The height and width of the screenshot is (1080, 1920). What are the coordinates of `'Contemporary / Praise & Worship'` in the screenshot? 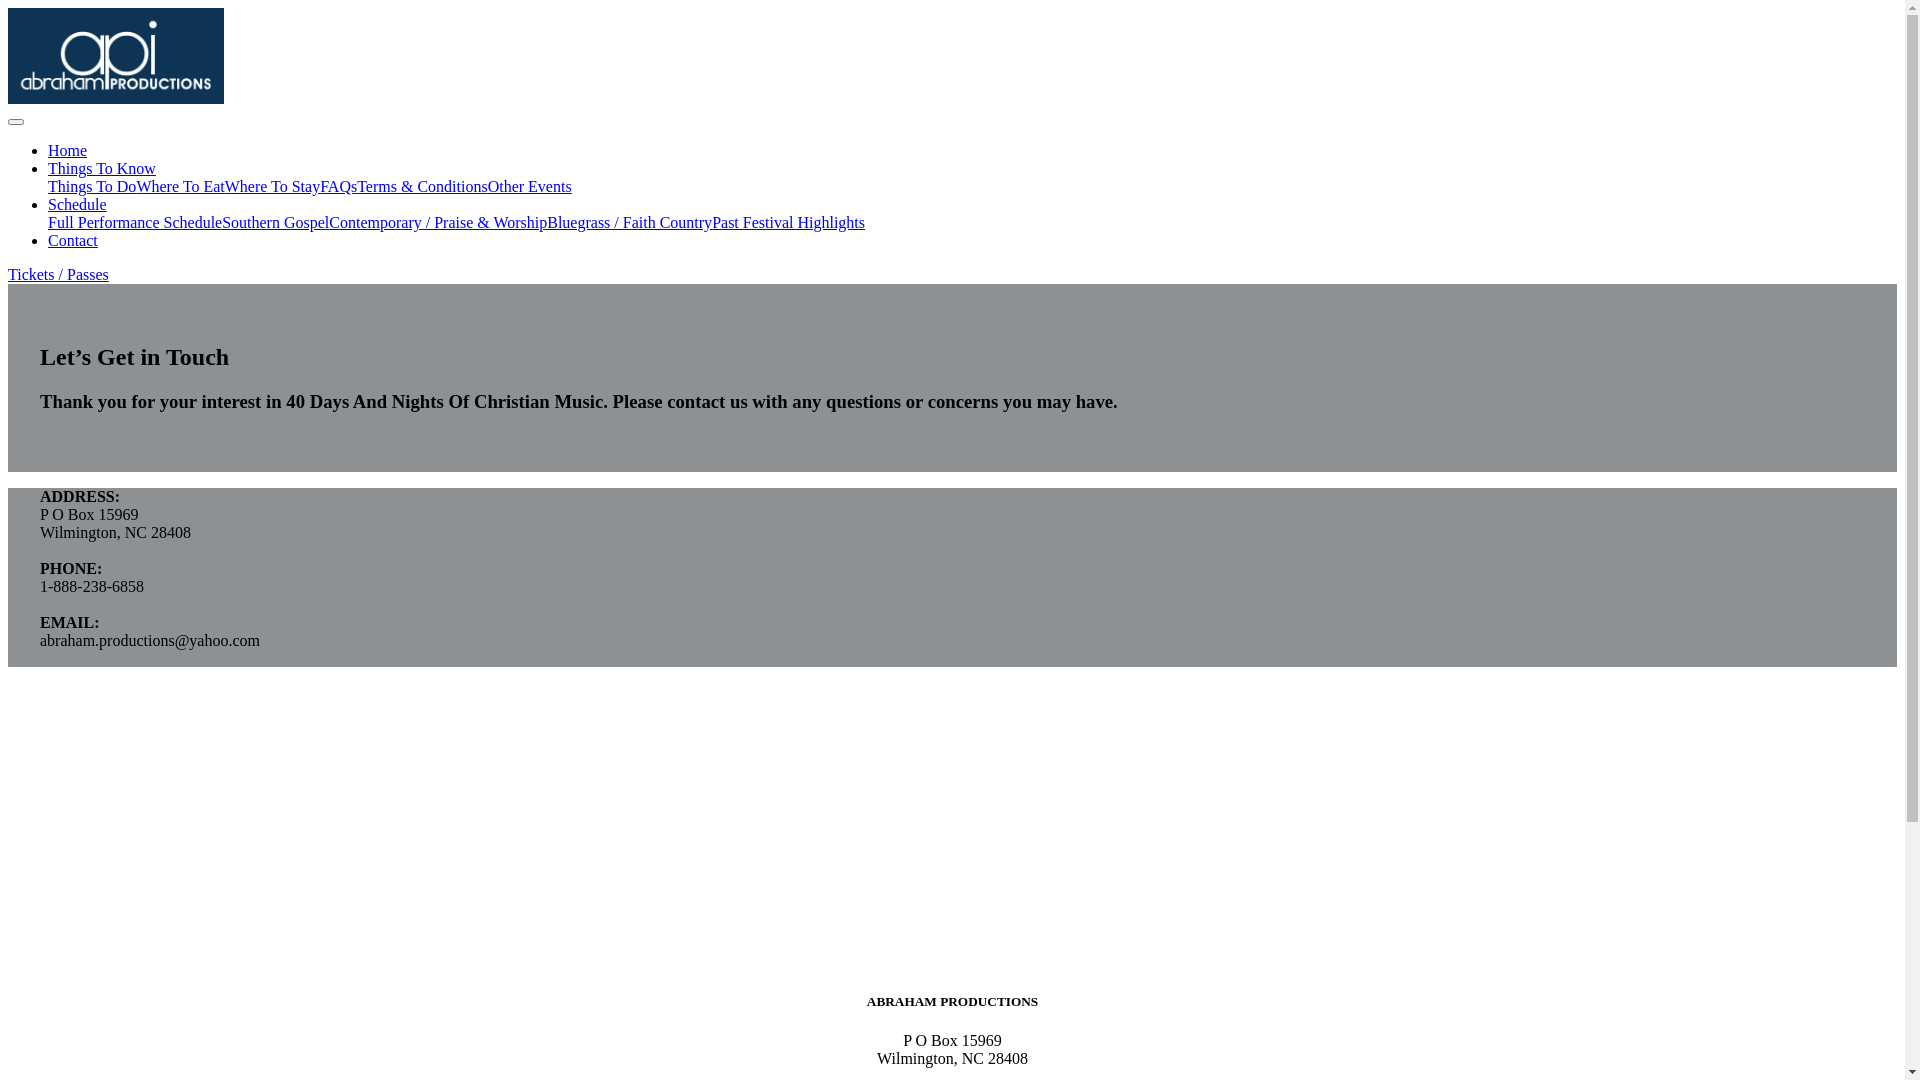 It's located at (436, 222).